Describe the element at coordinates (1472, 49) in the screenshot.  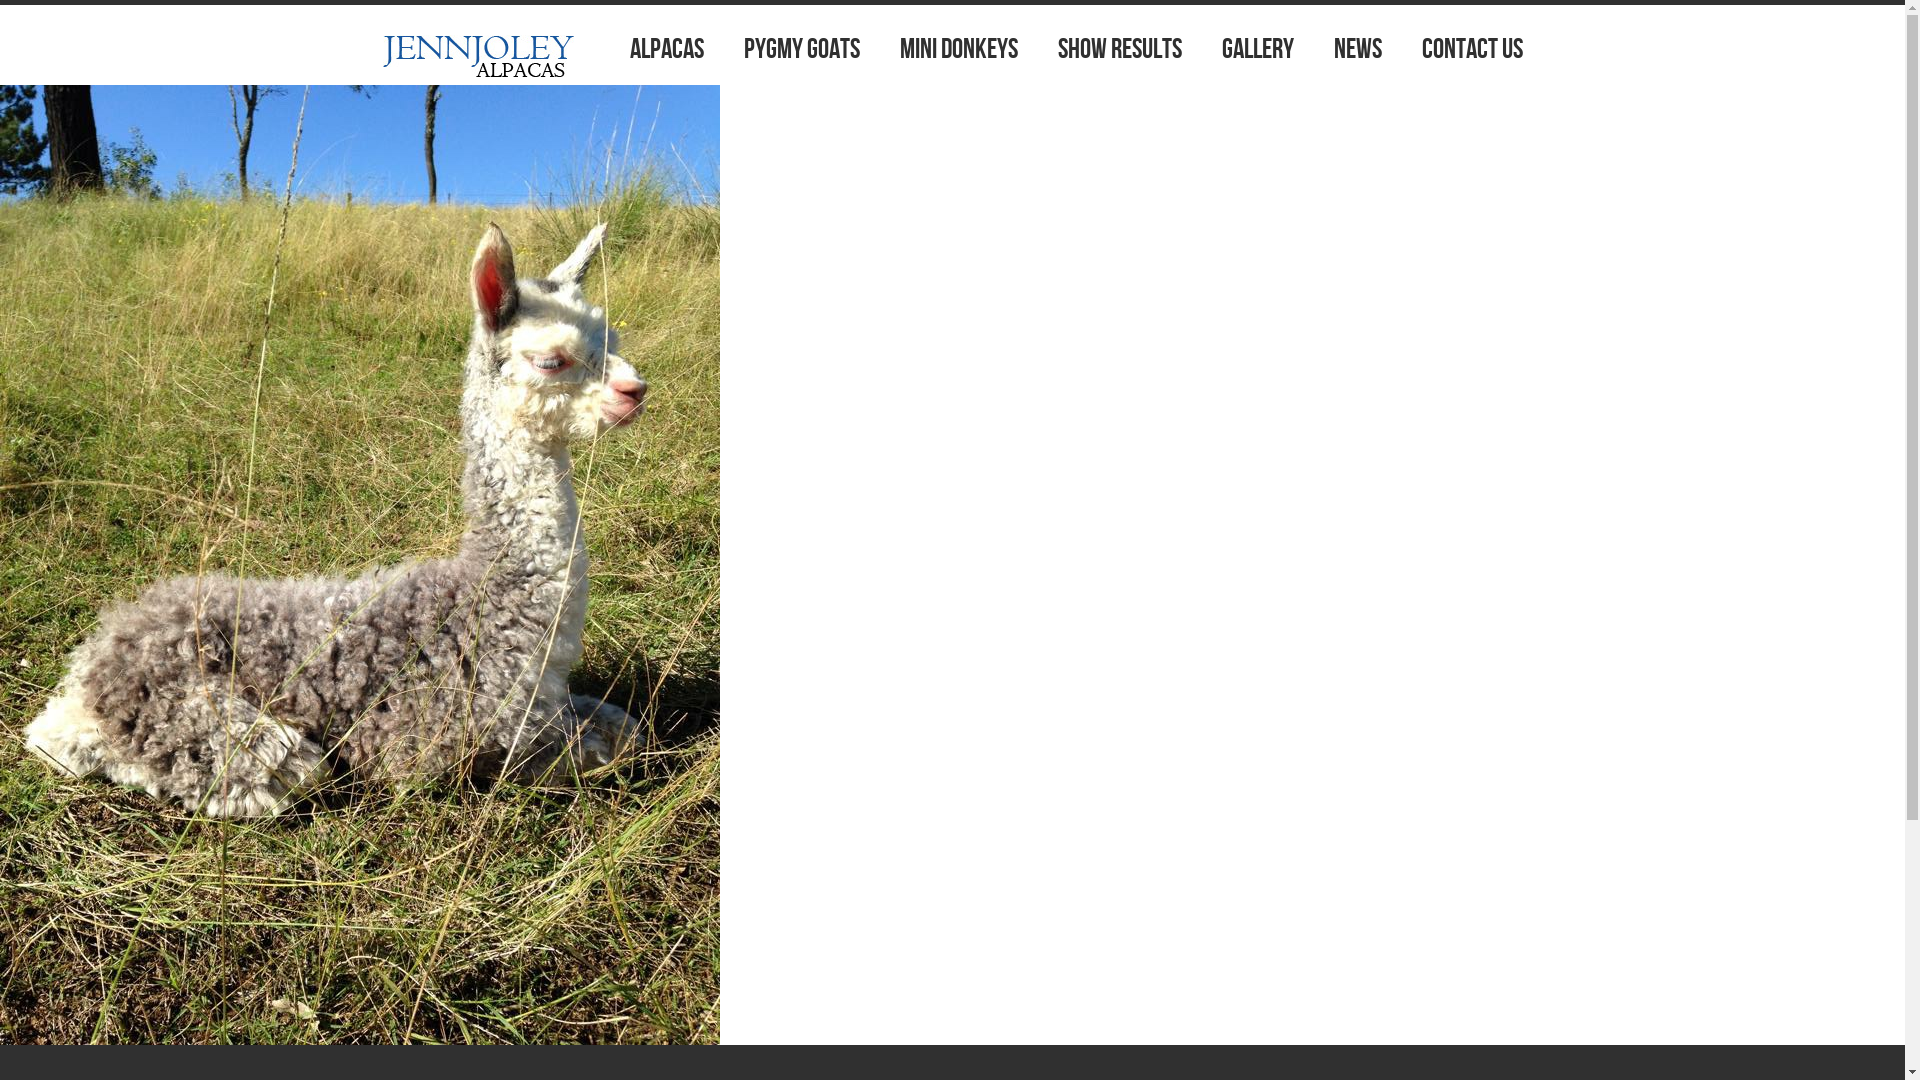
I see `'CONTACT US'` at that location.